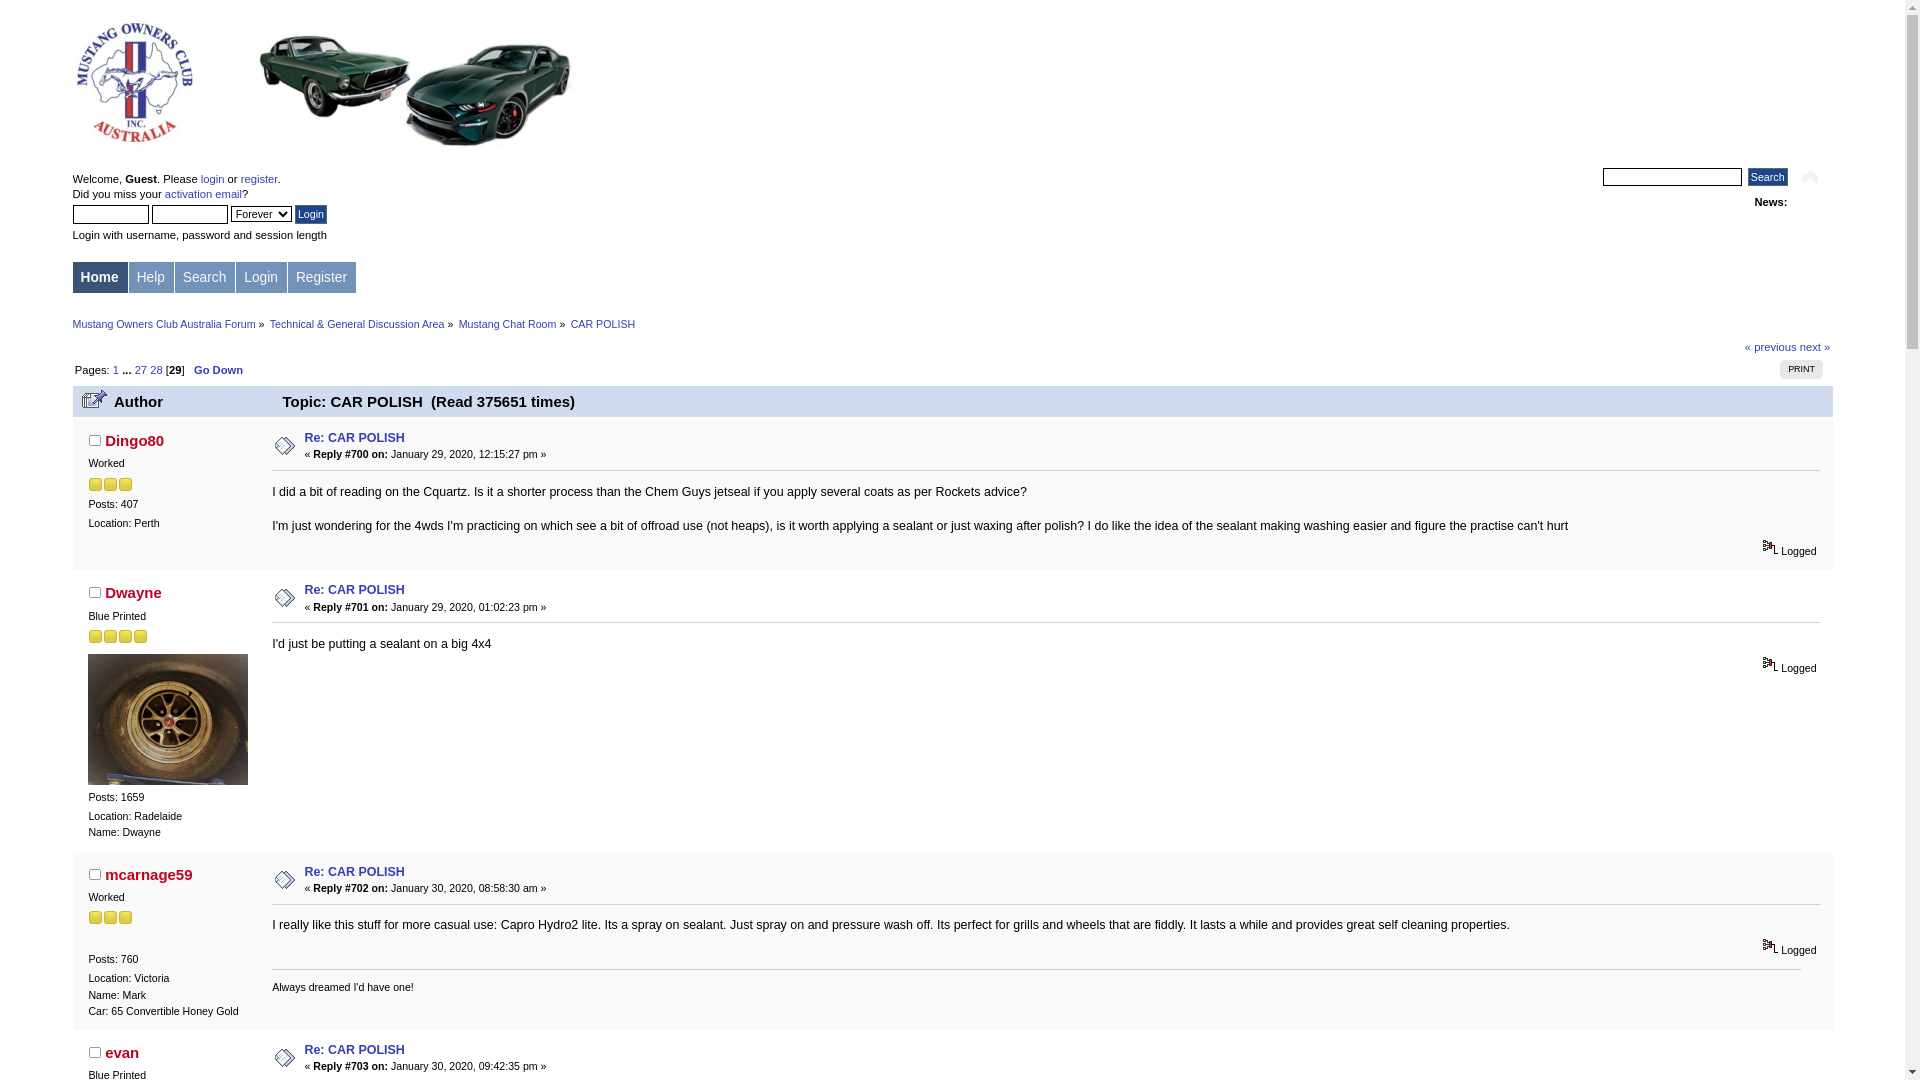 The width and height of the screenshot is (1920, 1080). What do you see at coordinates (354, 437) in the screenshot?
I see `'Re: CAR POLISH'` at bounding box center [354, 437].